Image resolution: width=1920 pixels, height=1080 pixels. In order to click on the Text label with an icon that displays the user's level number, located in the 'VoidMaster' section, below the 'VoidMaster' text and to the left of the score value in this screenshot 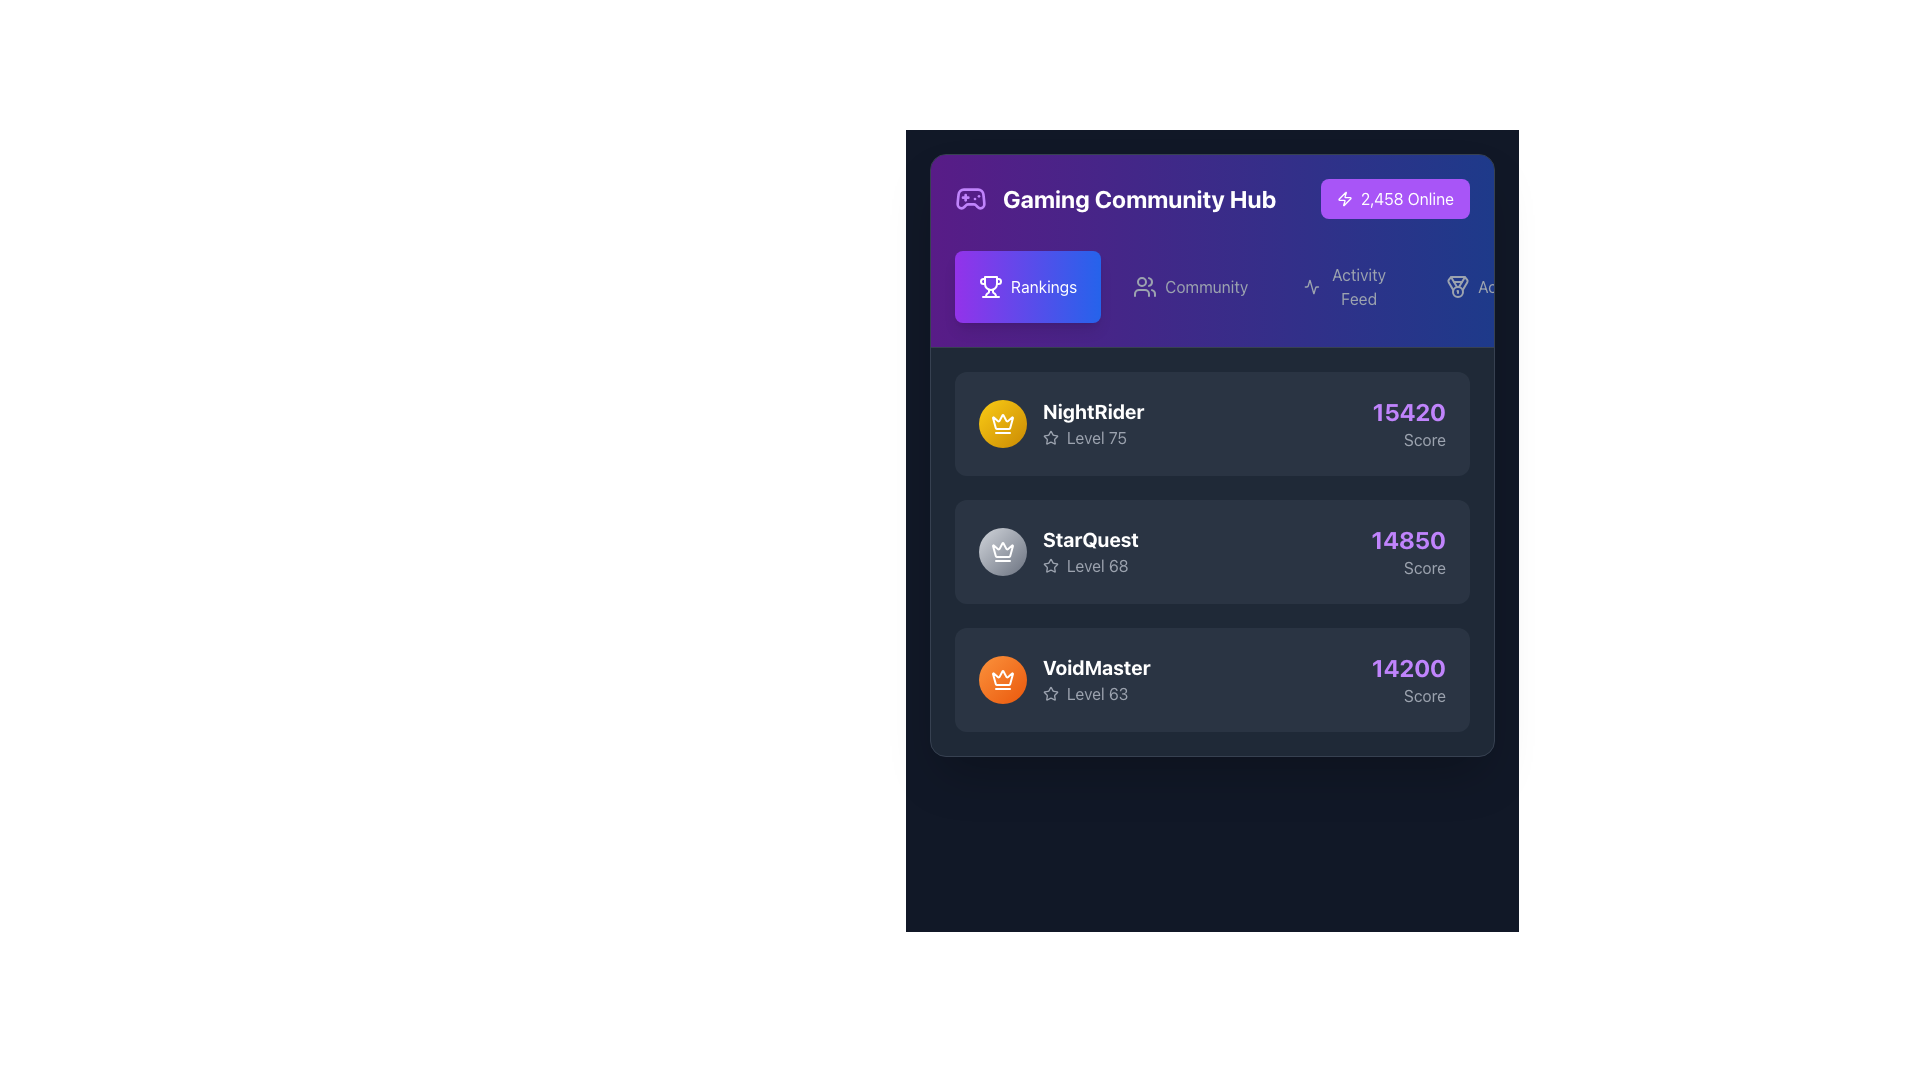, I will do `click(1095, 693)`.